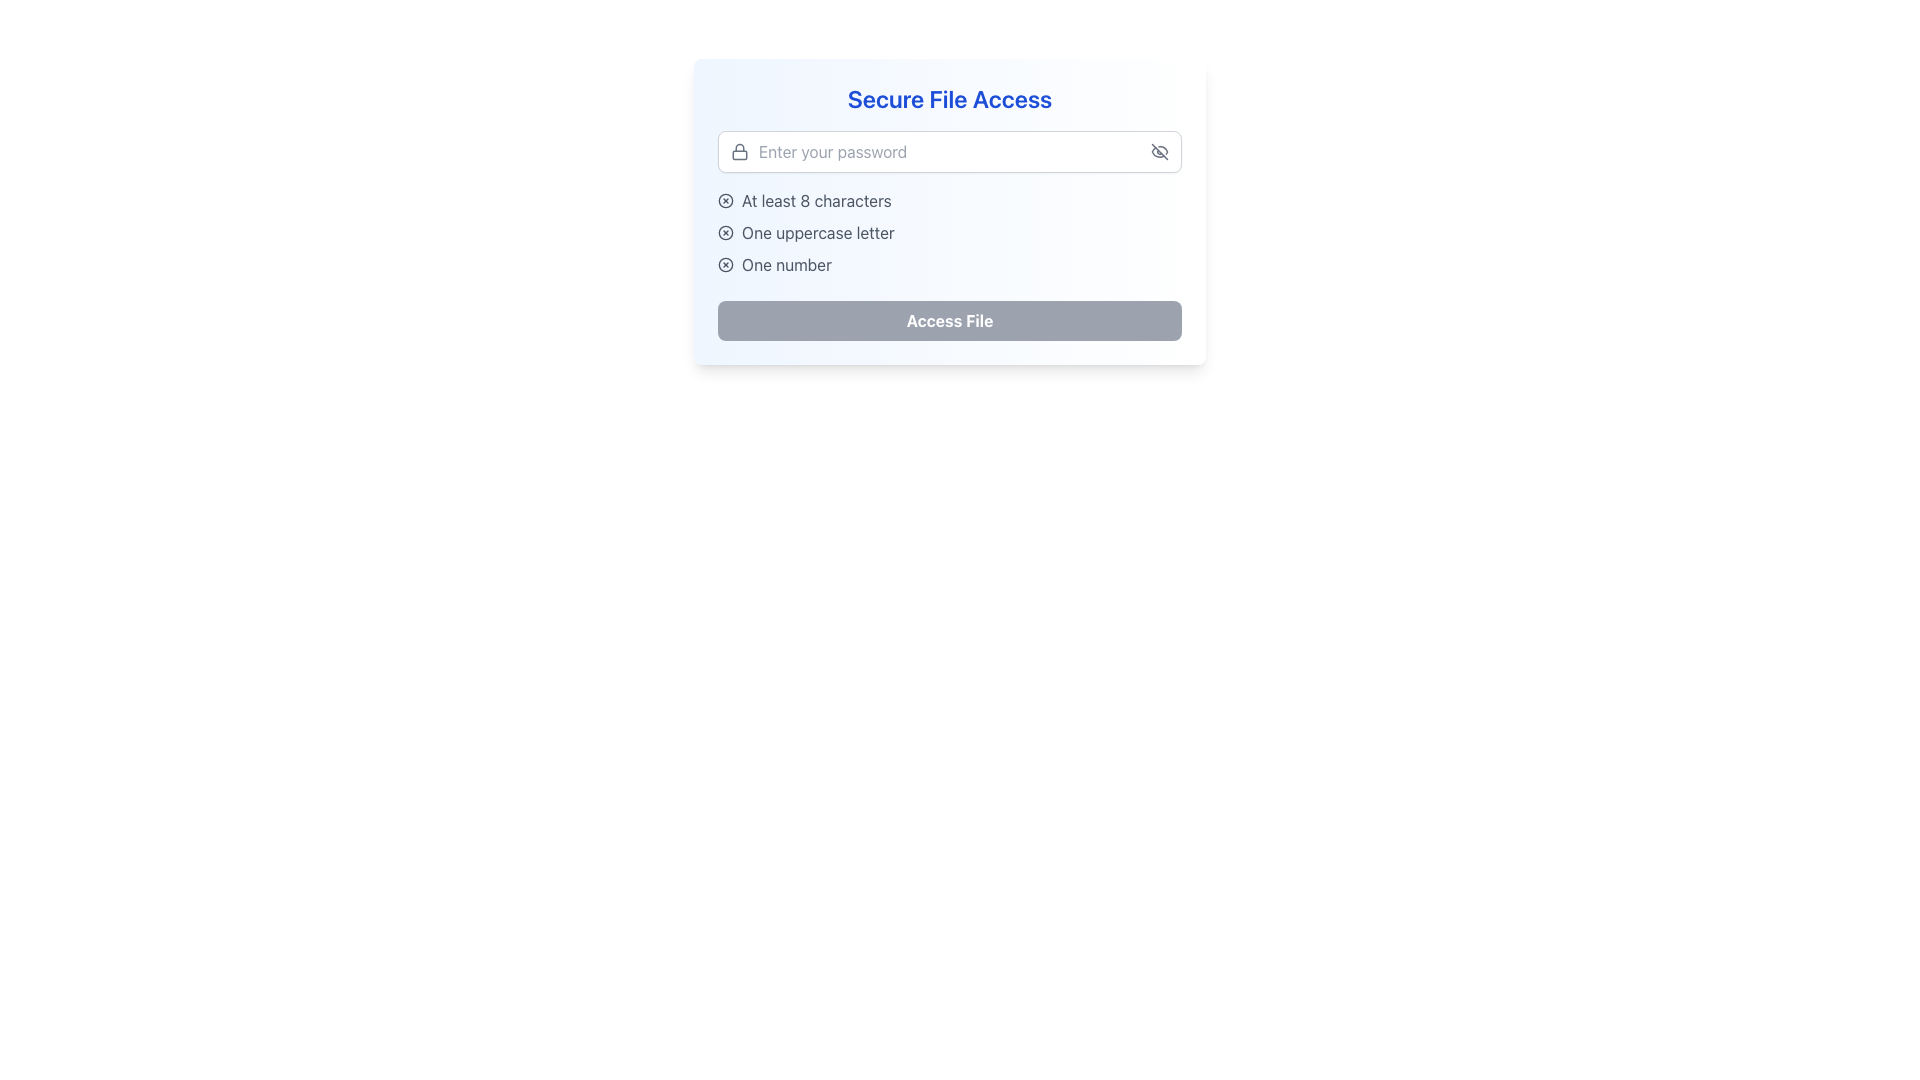  Describe the element at coordinates (724, 200) in the screenshot. I see `the circular outline icon that indicates the status of the password requirement, located to the left of the text 'At least 8 characters'` at that location.